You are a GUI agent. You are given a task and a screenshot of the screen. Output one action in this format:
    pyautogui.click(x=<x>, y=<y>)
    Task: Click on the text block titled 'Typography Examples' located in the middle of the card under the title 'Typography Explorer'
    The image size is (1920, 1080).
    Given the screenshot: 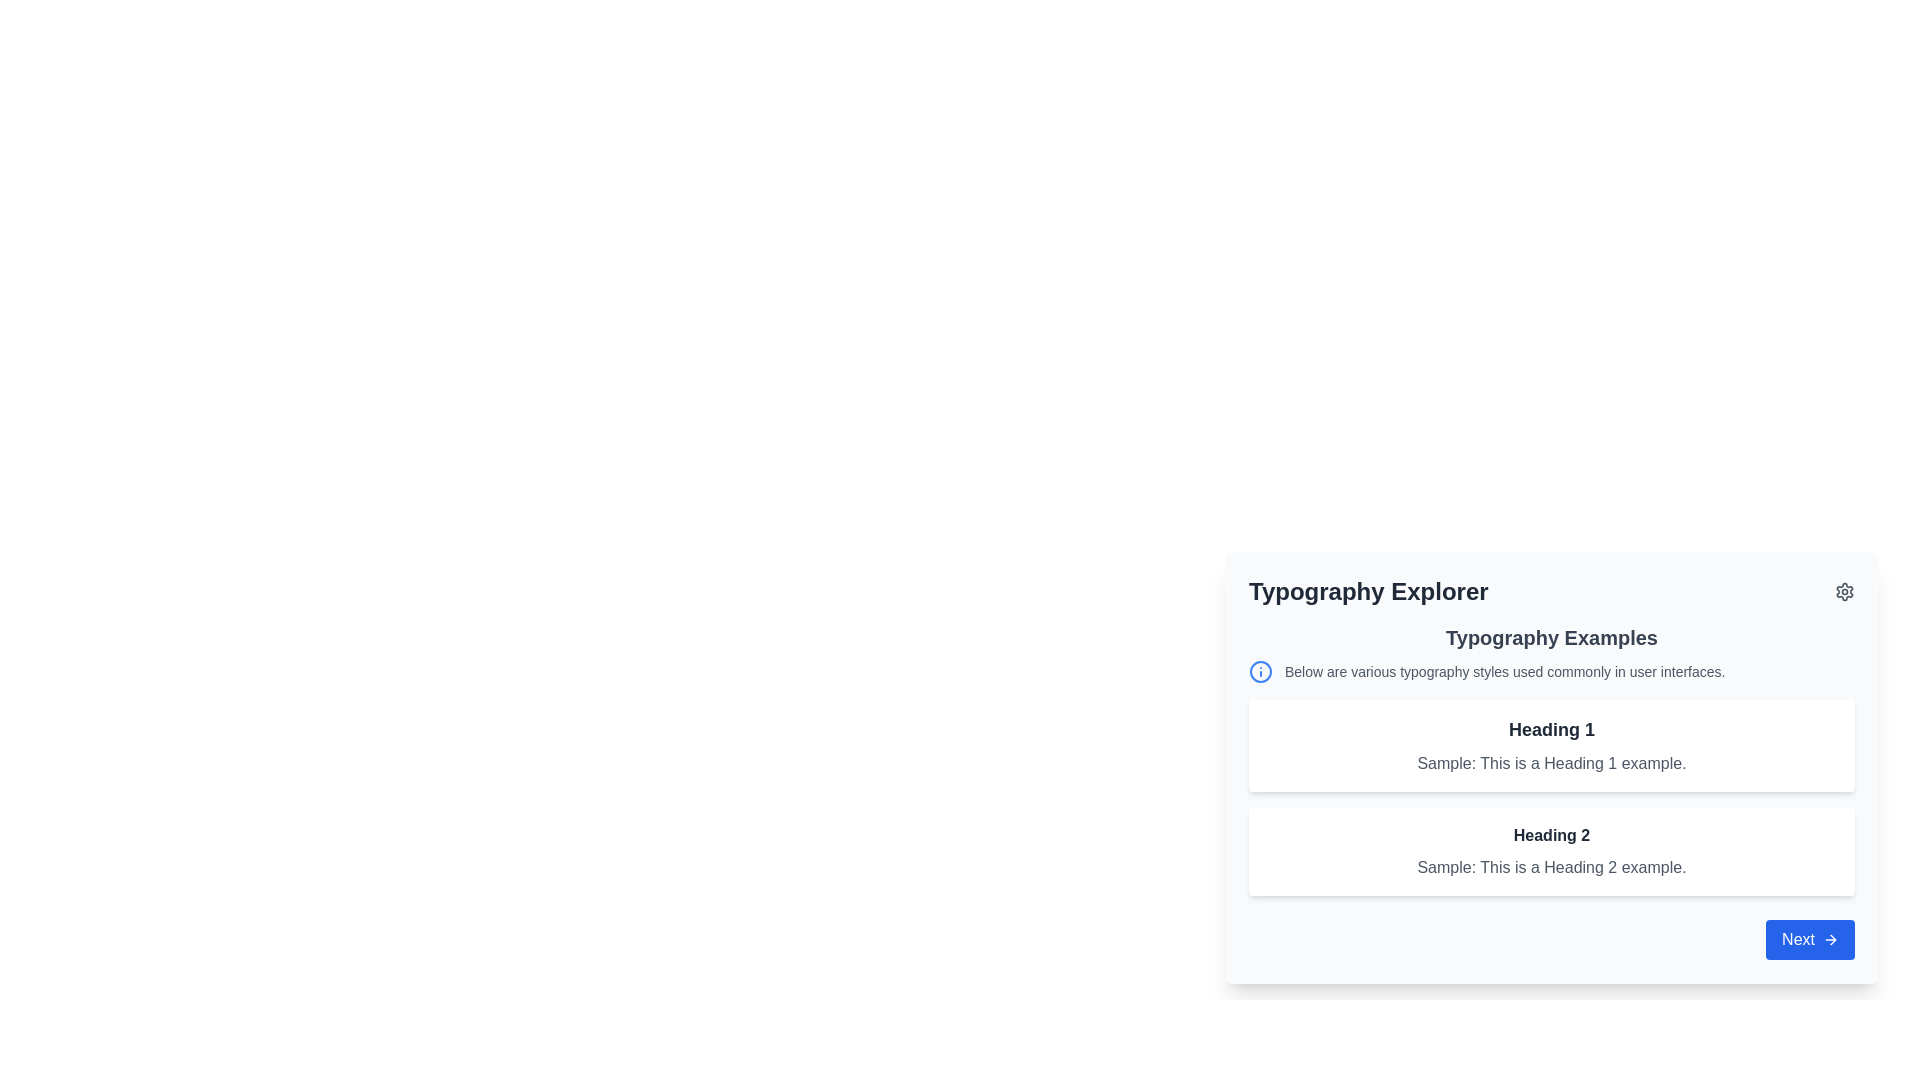 What is the action you would take?
    pyautogui.click(x=1550, y=759)
    